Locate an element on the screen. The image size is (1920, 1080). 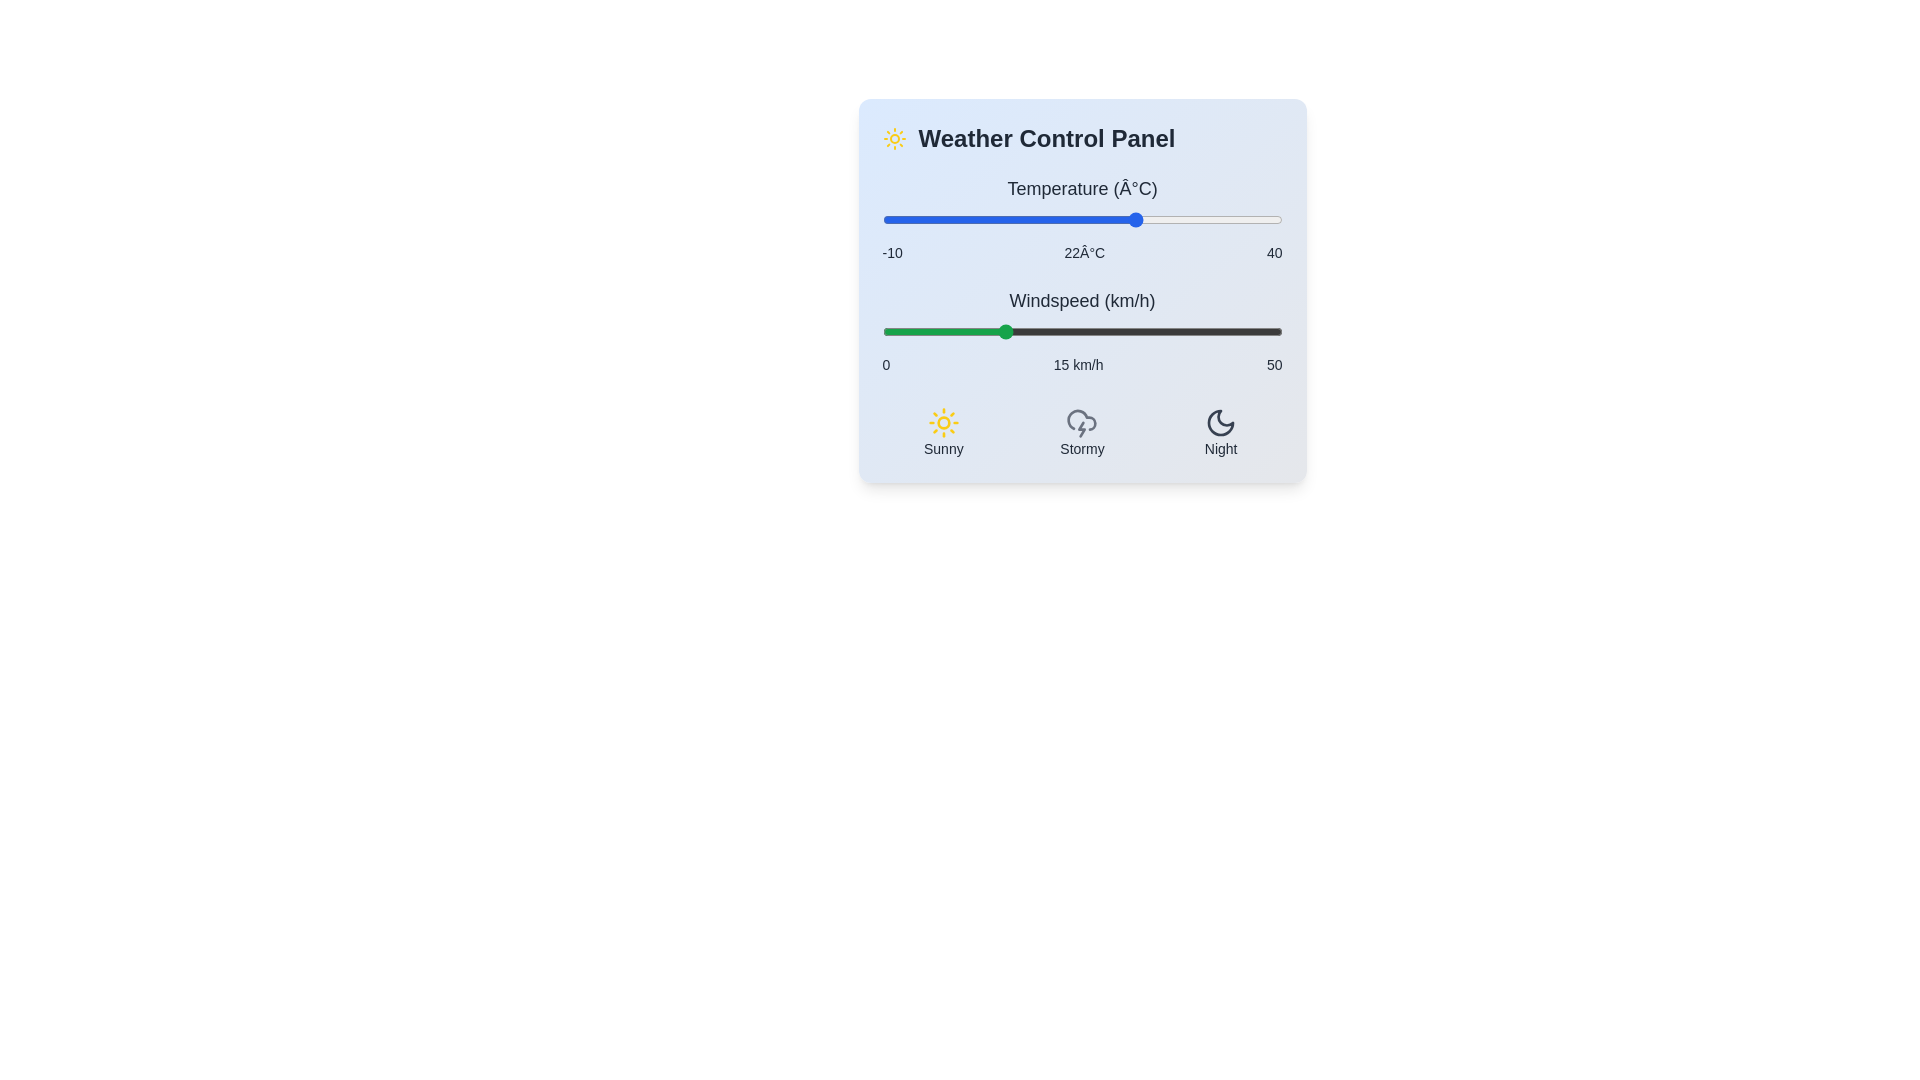
the temperature is located at coordinates (1194, 219).